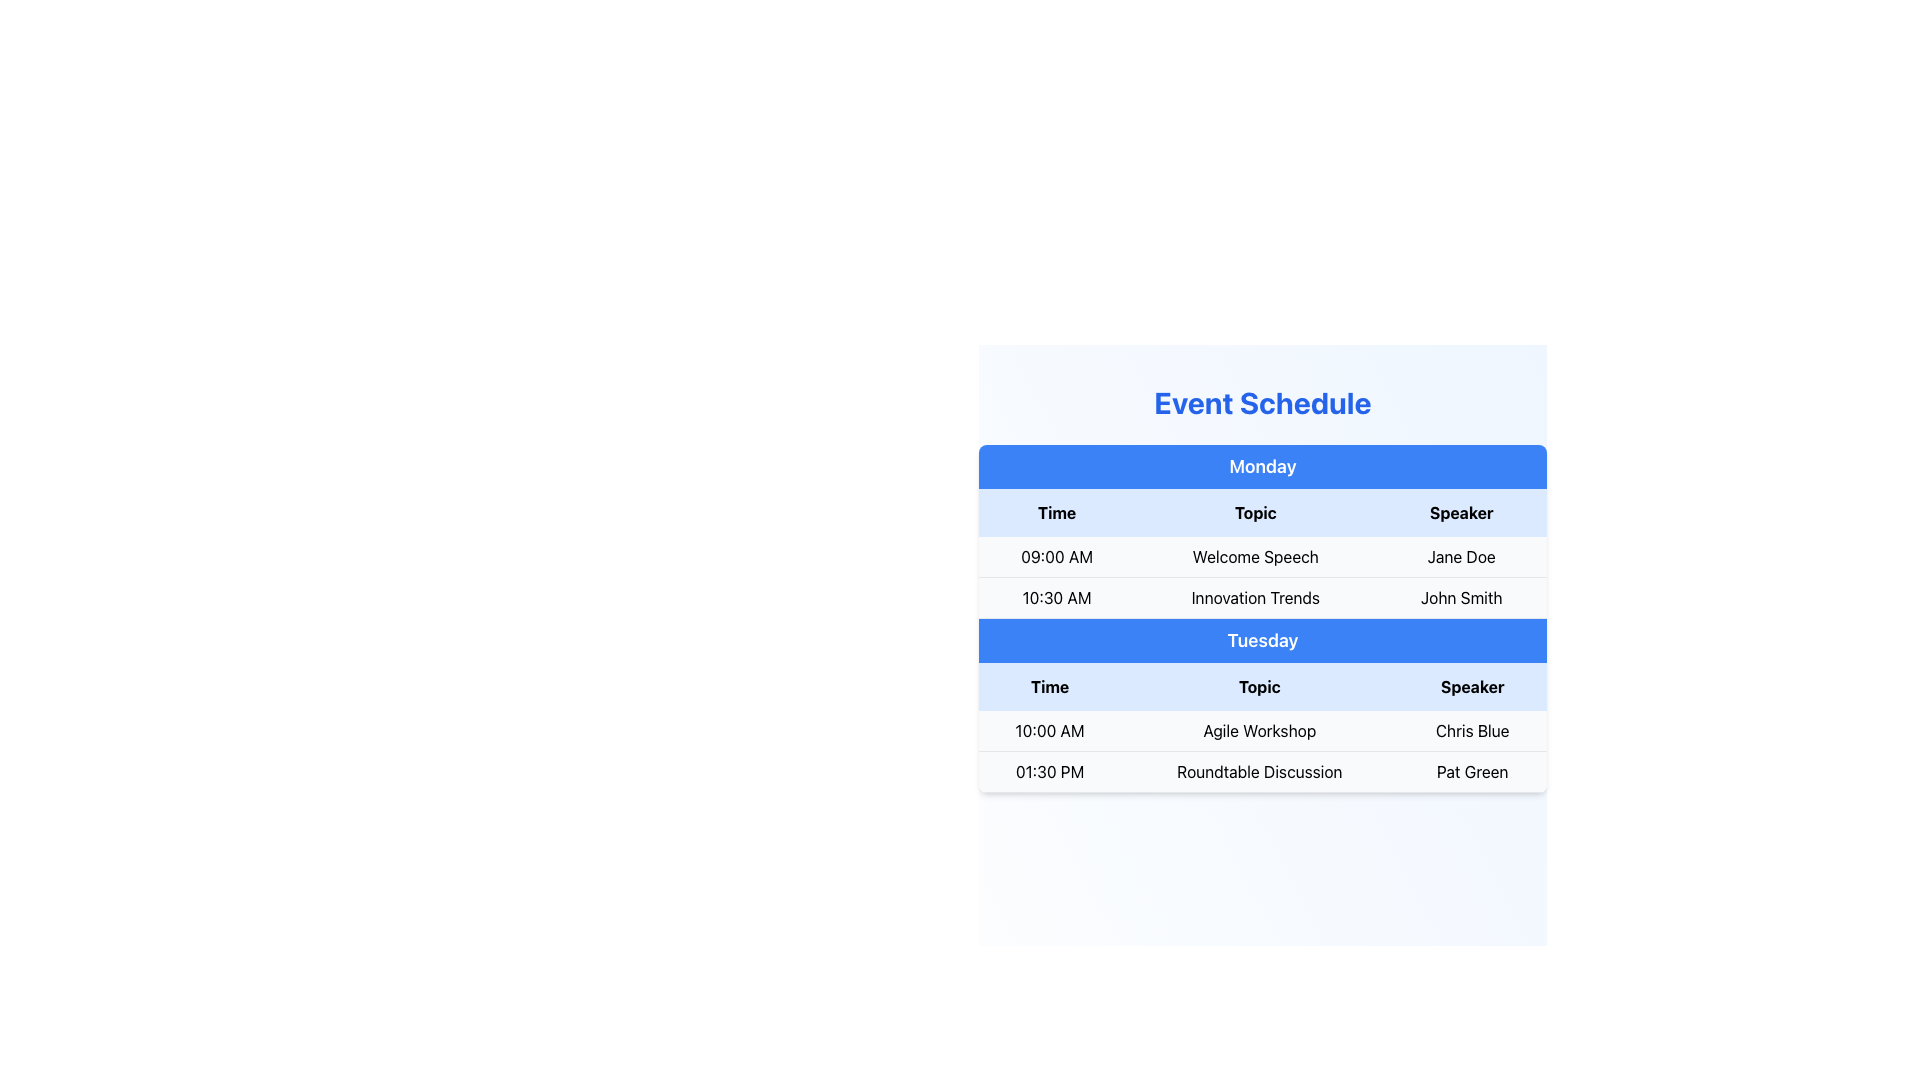  Describe the element at coordinates (1254, 512) in the screenshot. I see `the 'Topic' Text Label element, which is the second column header in the Event Schedule table, displaying the word 'Topic' in black font on a light blue background` at that location.